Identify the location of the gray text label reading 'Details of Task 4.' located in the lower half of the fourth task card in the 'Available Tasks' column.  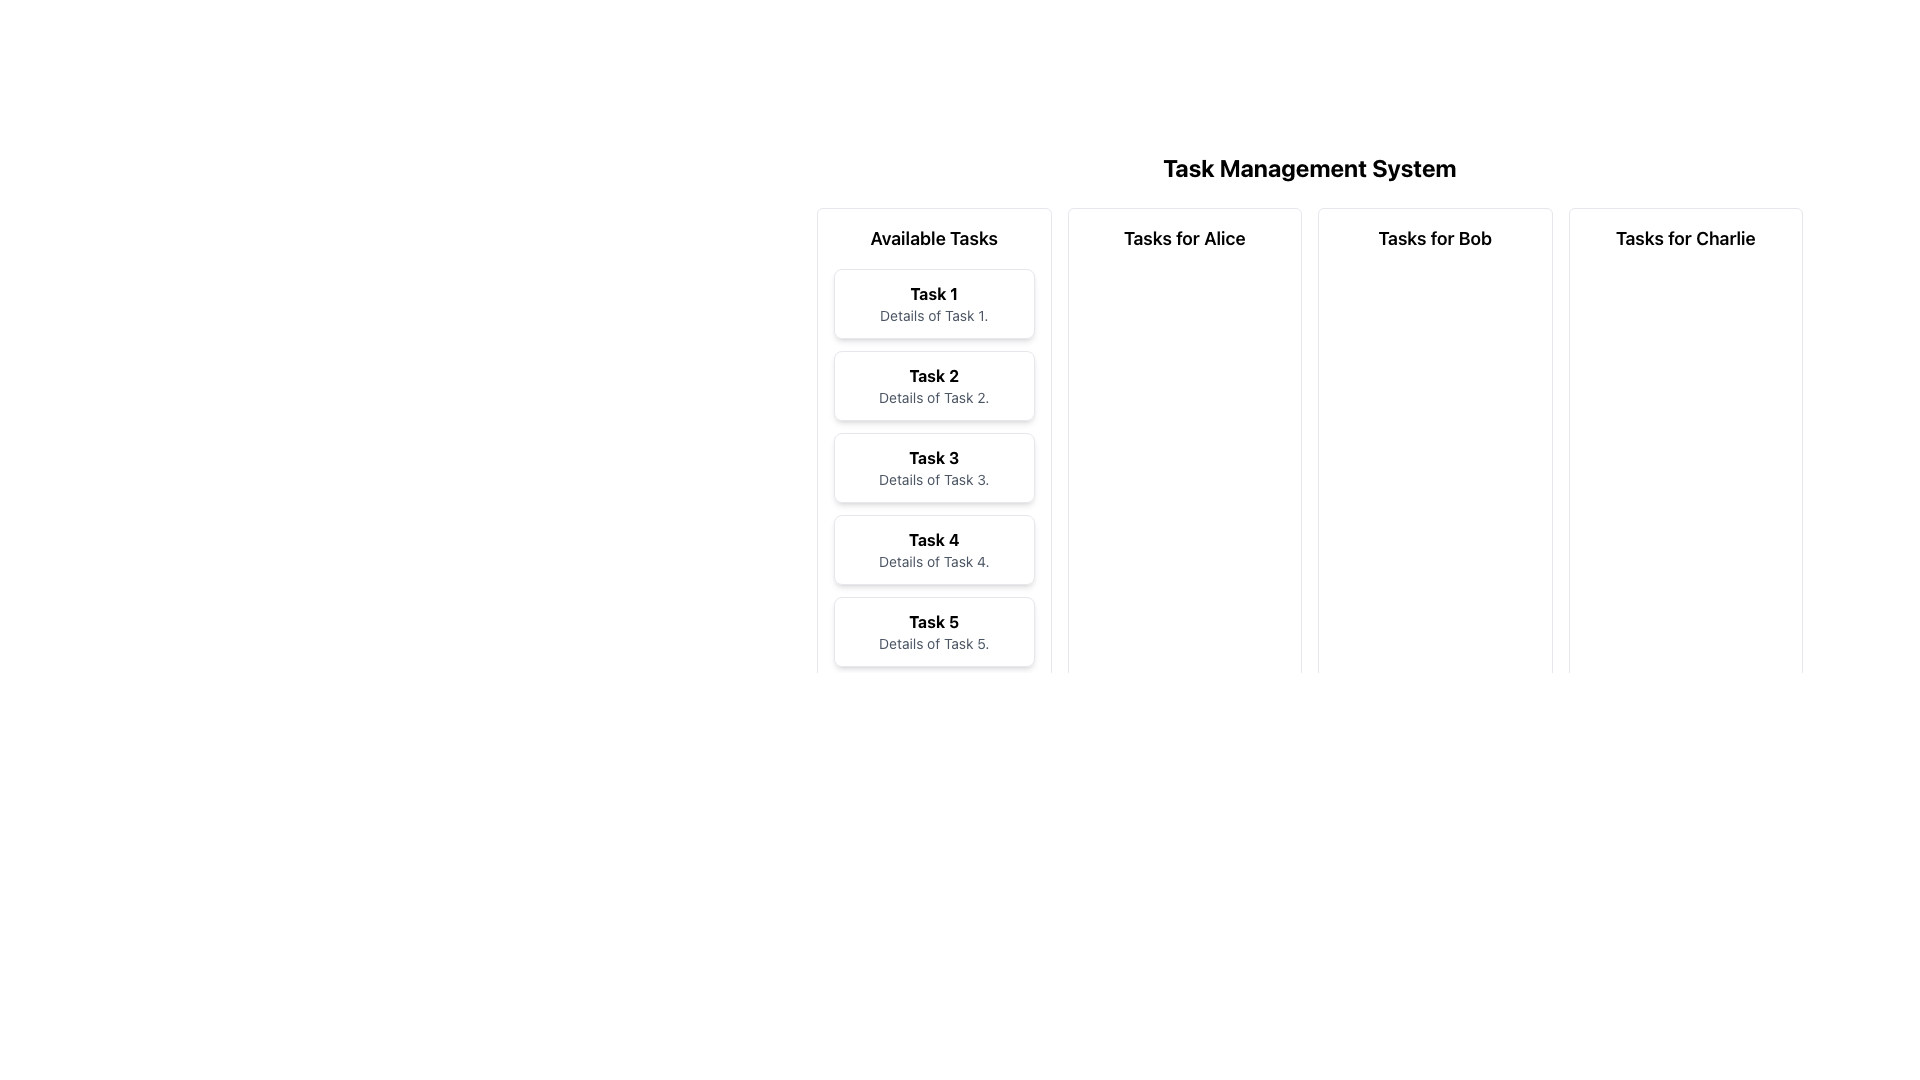
(933, 562).